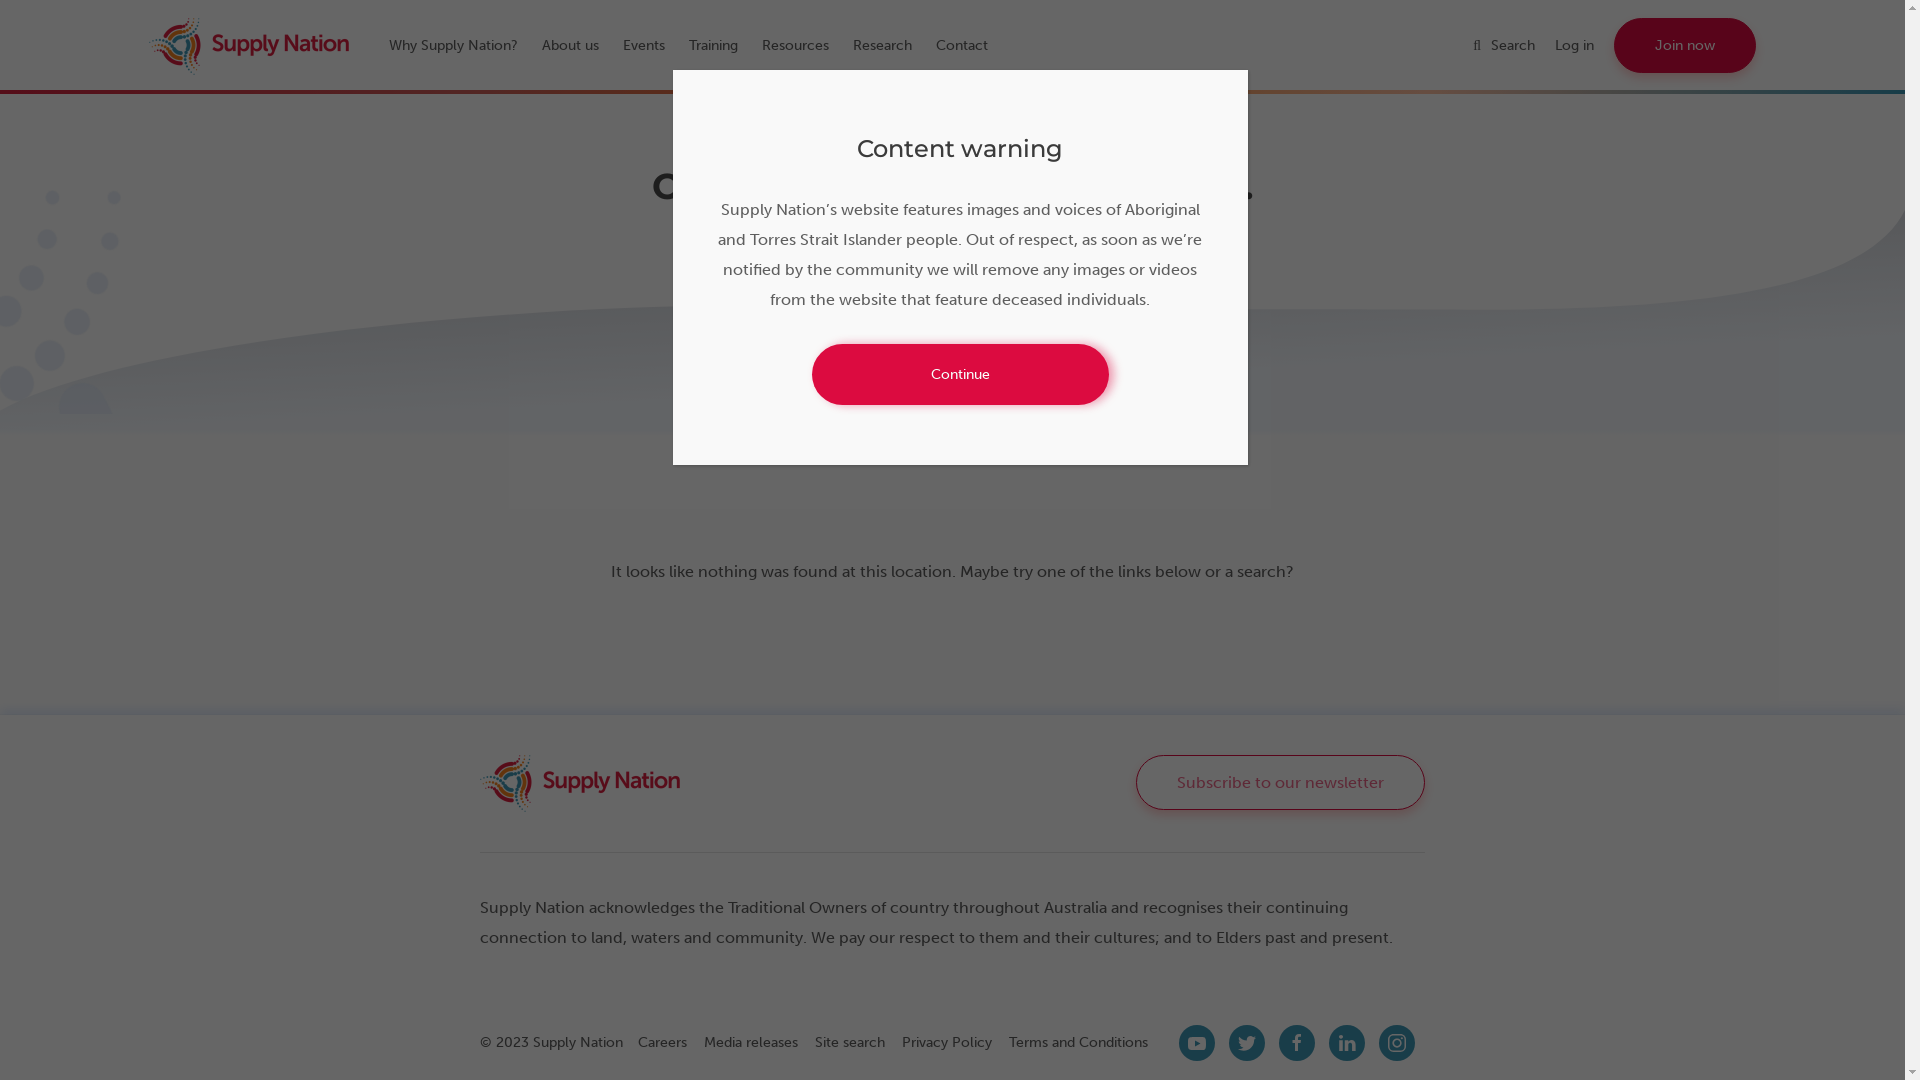 The width and height of the screenshot is (1920, 1080). I want to click on 'Search', so click(1513, 45).